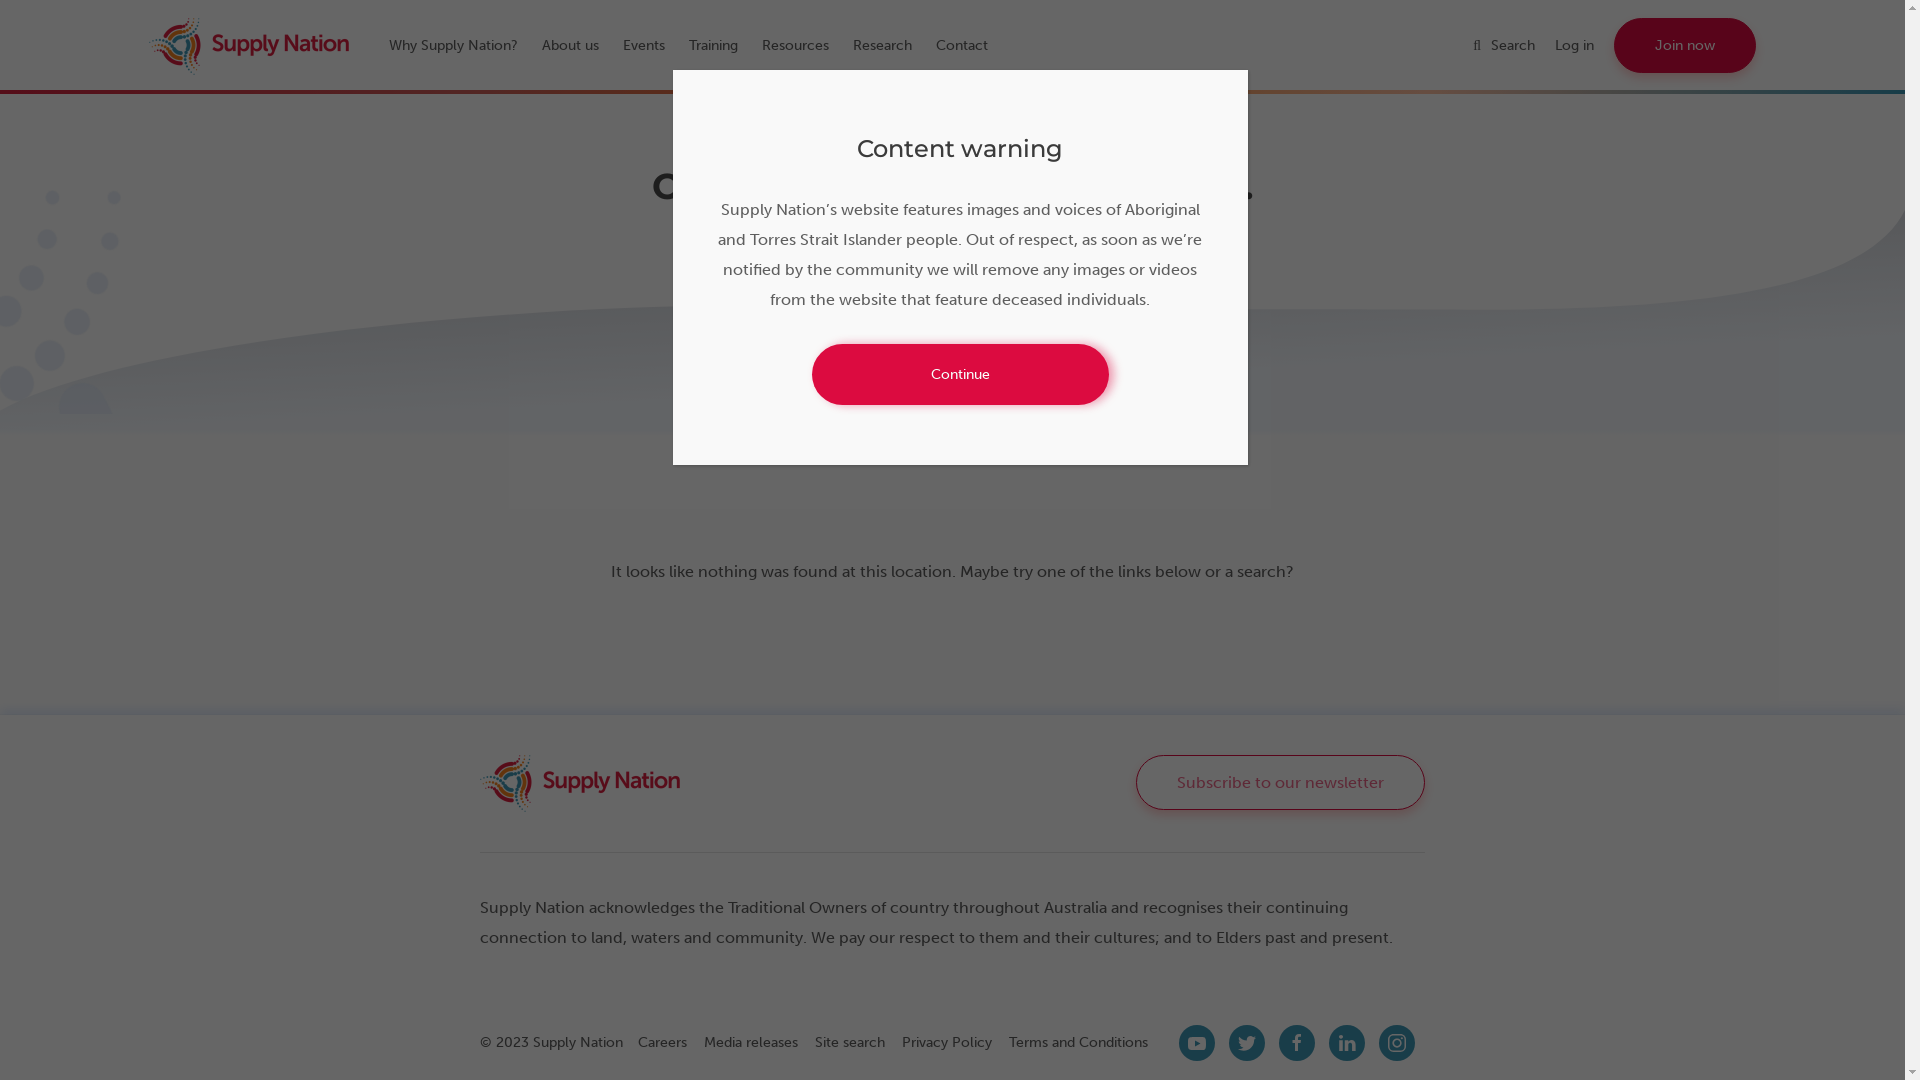 The width and height of the screenshot is (1920, 1080). I want to click on 'Search', so click(1513, 45).